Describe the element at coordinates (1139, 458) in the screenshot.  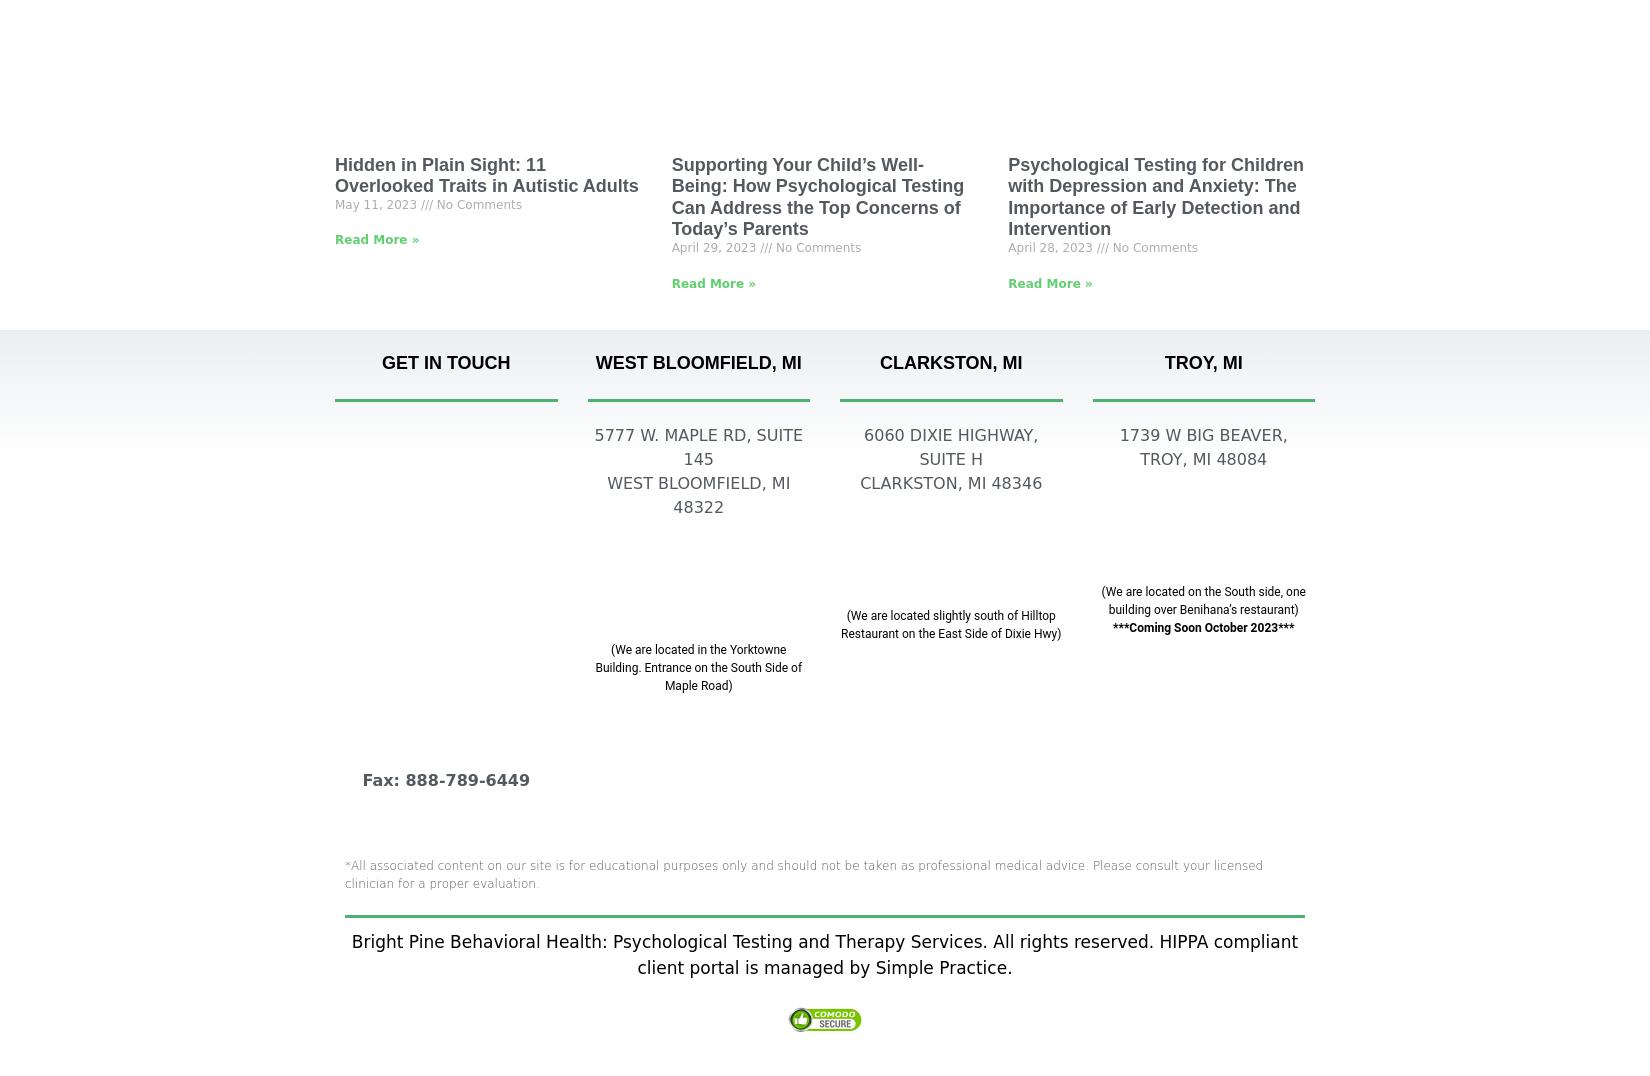
I see `'TROY, MI 48084'` at that location.